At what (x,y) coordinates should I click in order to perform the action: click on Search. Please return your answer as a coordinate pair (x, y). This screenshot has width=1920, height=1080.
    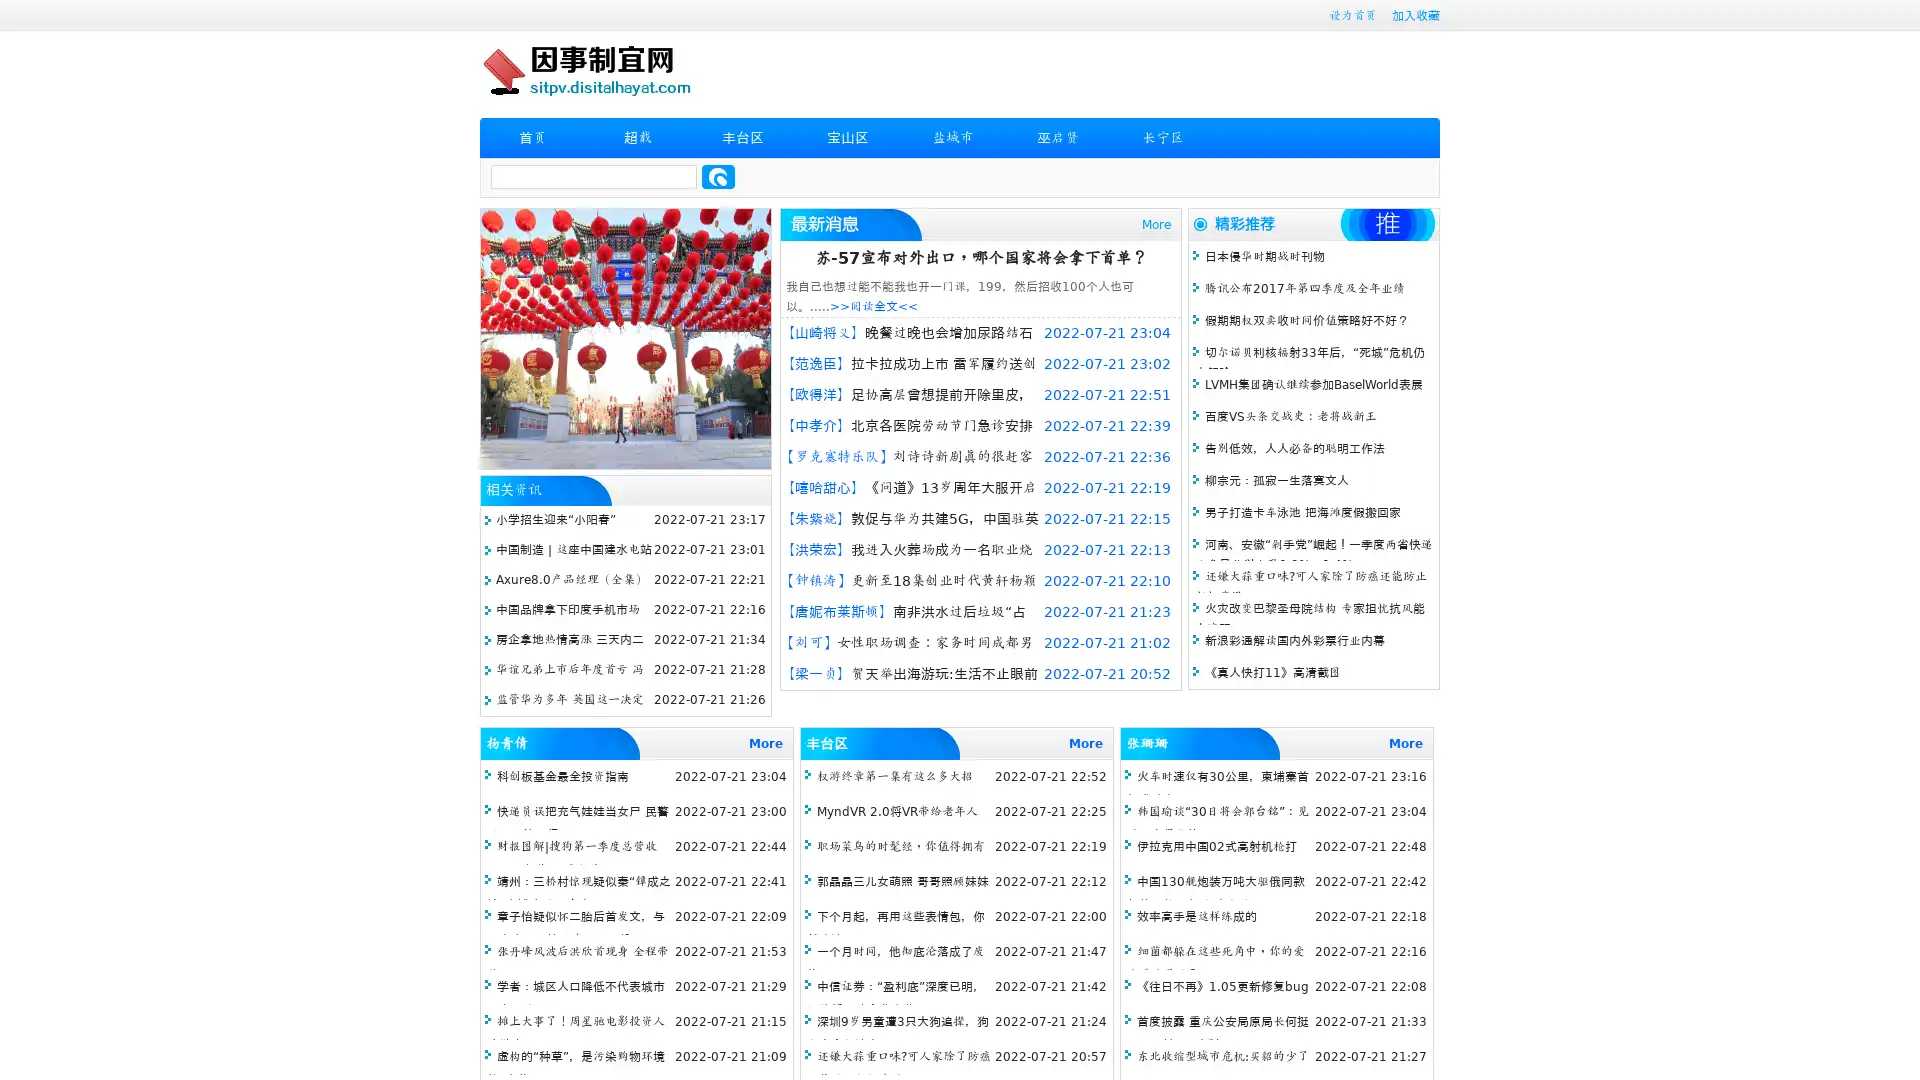
    Looking at the image, I should click on (718, 176).